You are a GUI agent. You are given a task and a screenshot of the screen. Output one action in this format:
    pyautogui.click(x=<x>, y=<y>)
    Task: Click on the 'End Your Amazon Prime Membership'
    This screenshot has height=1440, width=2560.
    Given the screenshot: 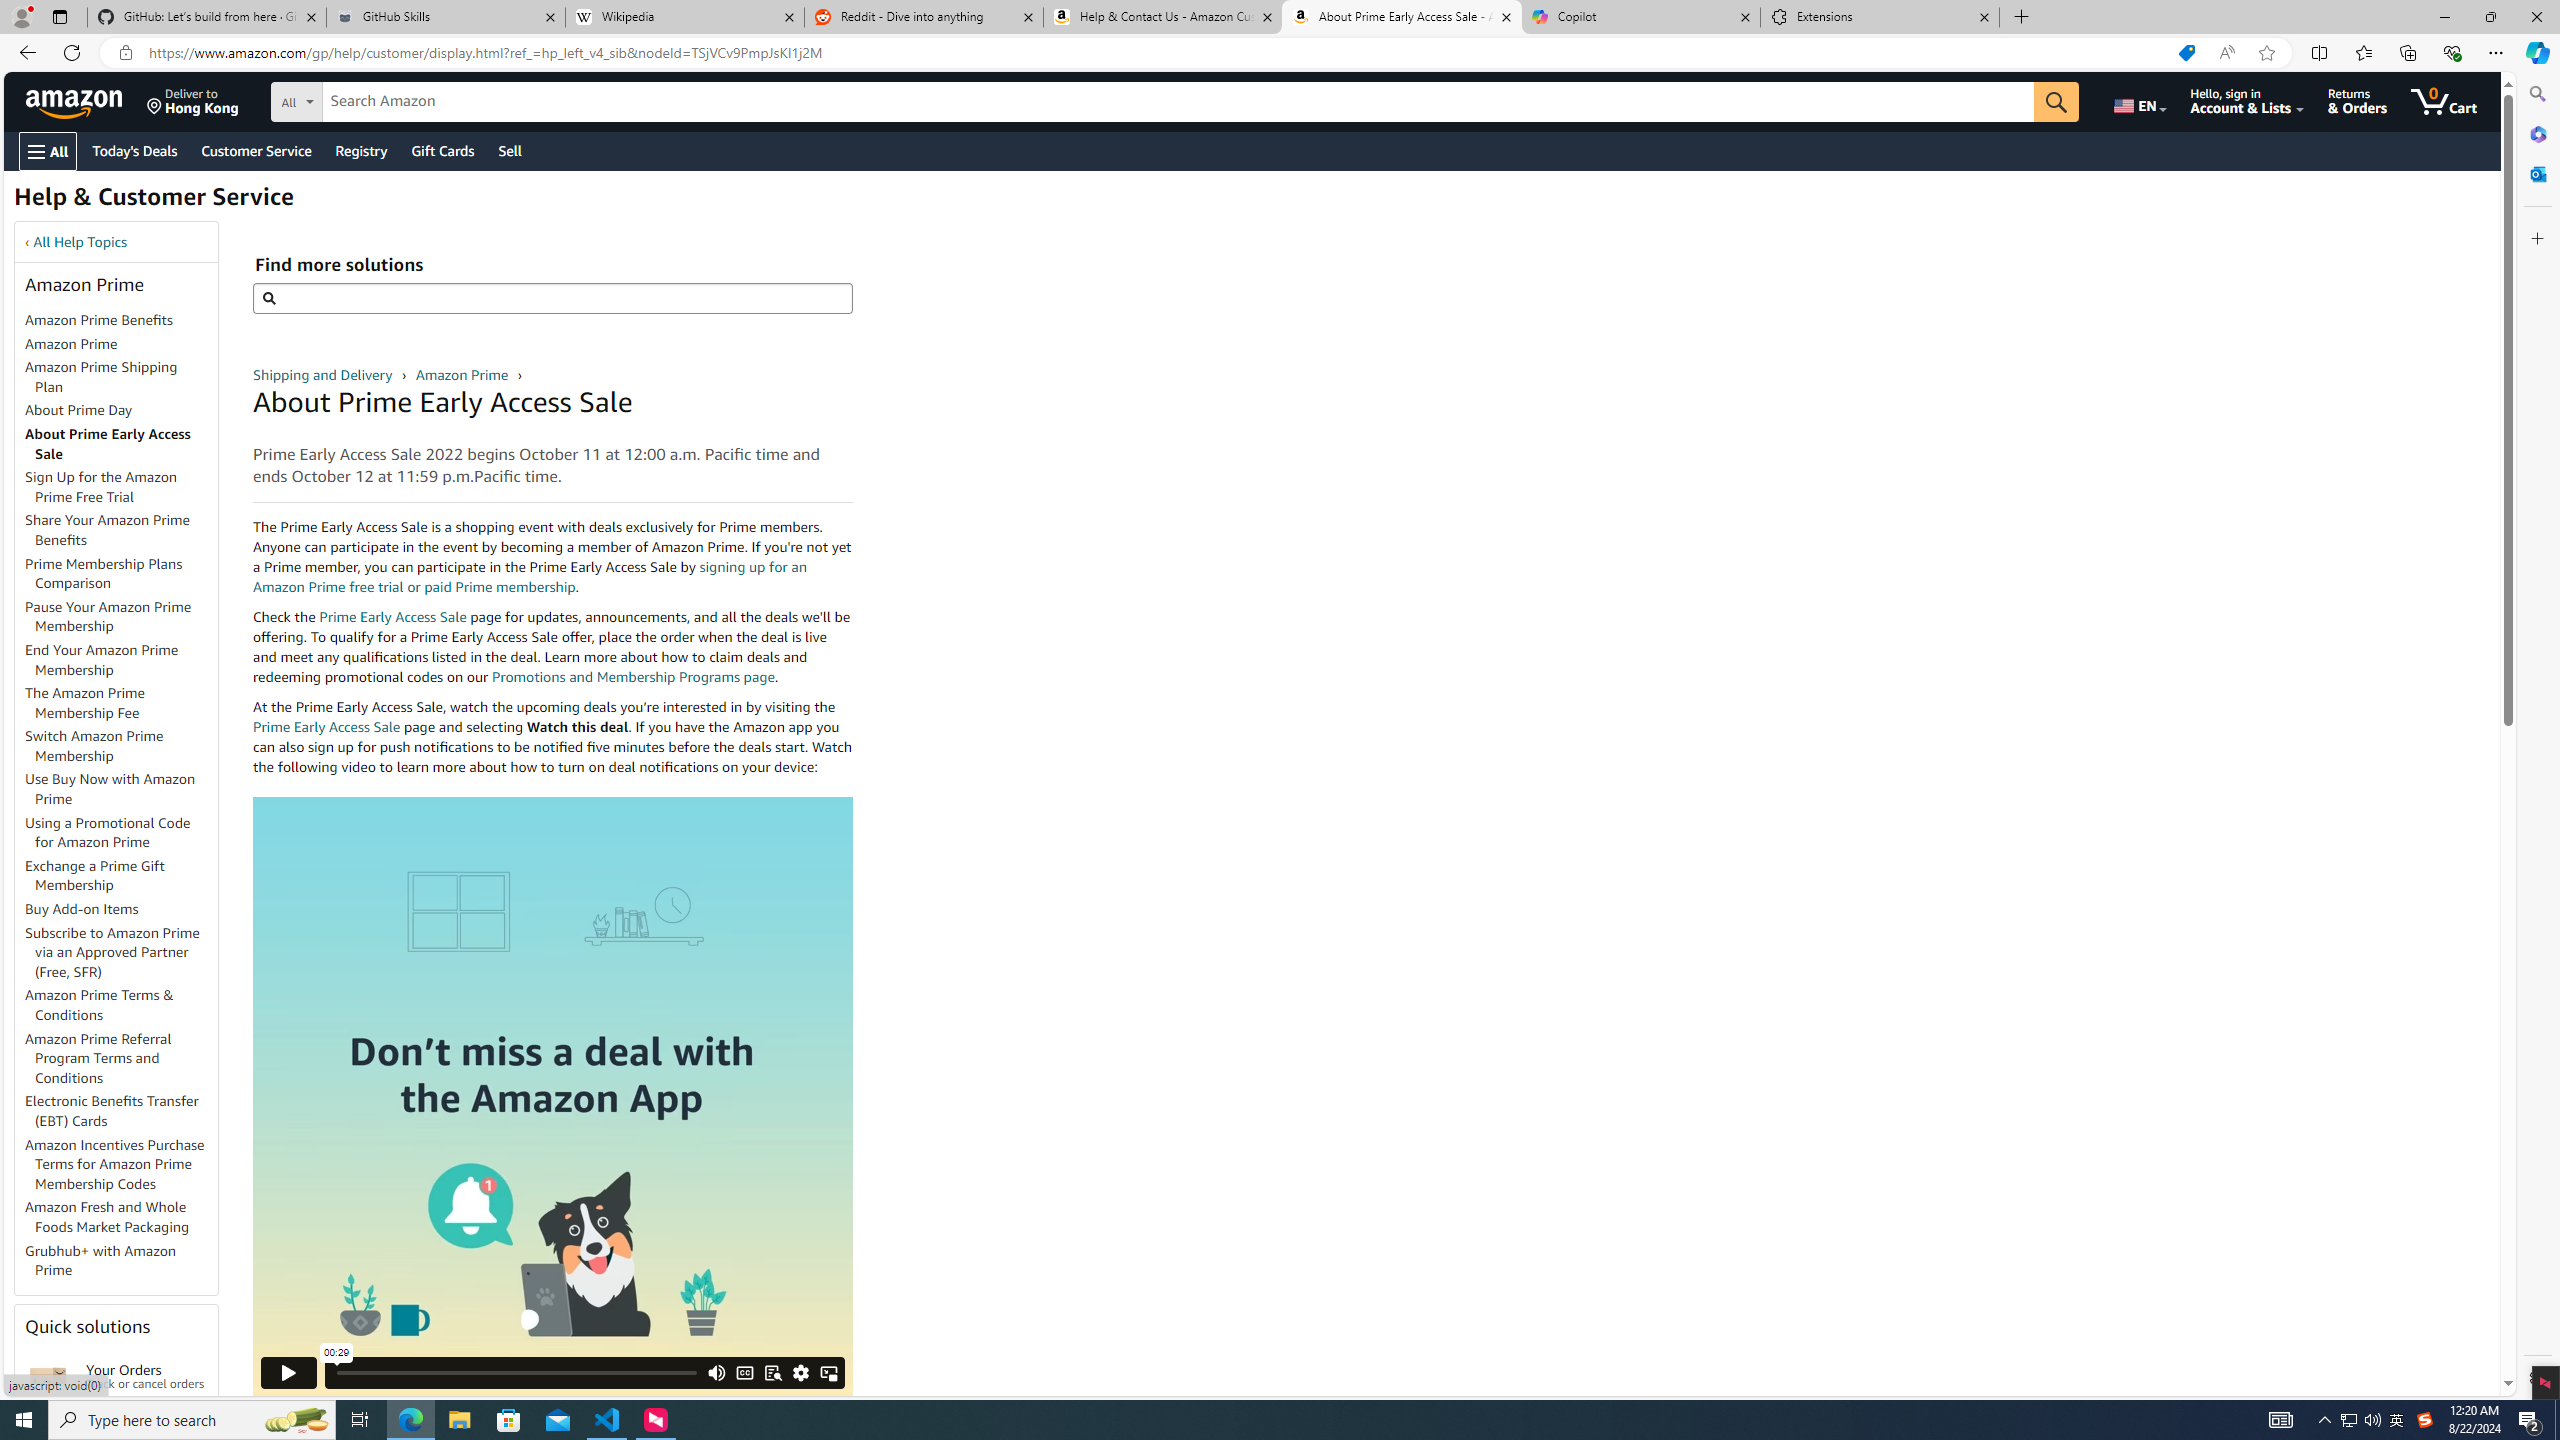 What is the action you would take?
    pyautogui.click(x=101, y=658)
    